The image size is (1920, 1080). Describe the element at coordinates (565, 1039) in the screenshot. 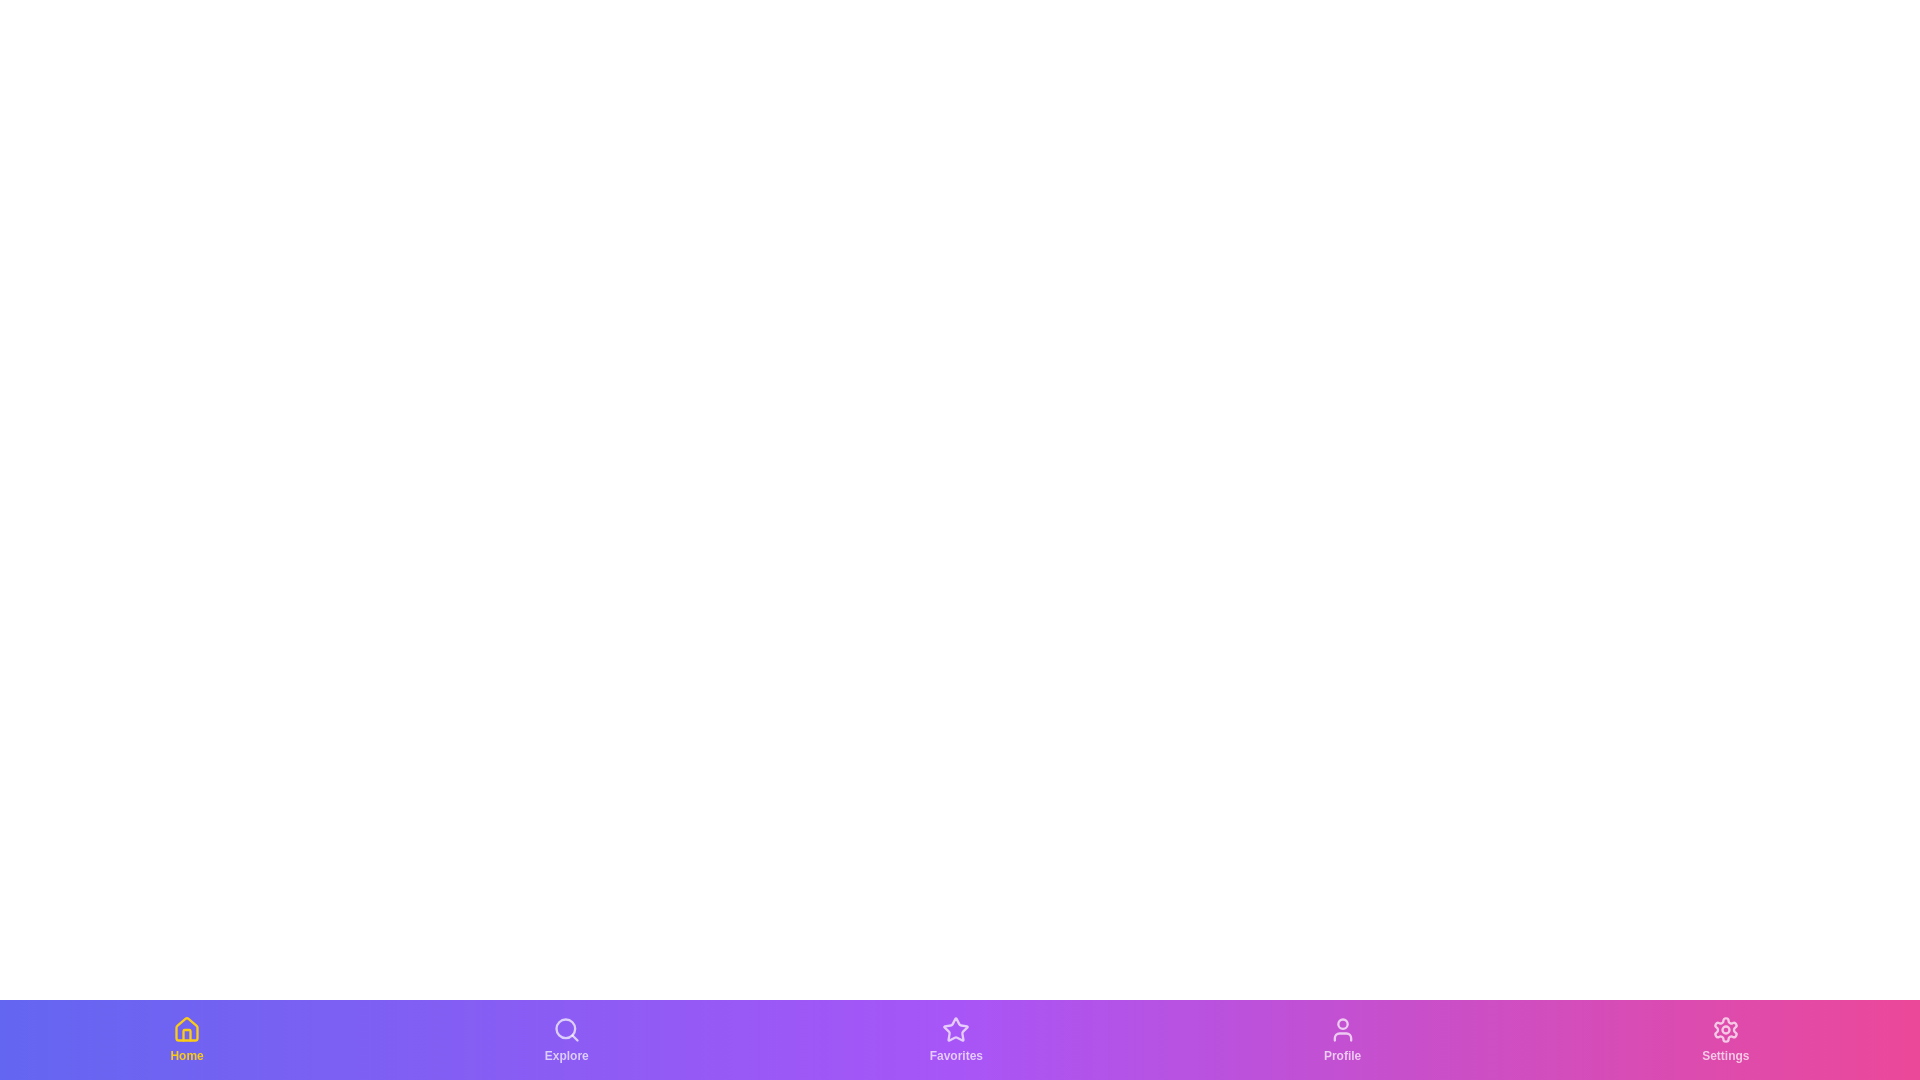

I see `the Explore tab in the bottom navigation bar to switch to its corresponding view` at that location.